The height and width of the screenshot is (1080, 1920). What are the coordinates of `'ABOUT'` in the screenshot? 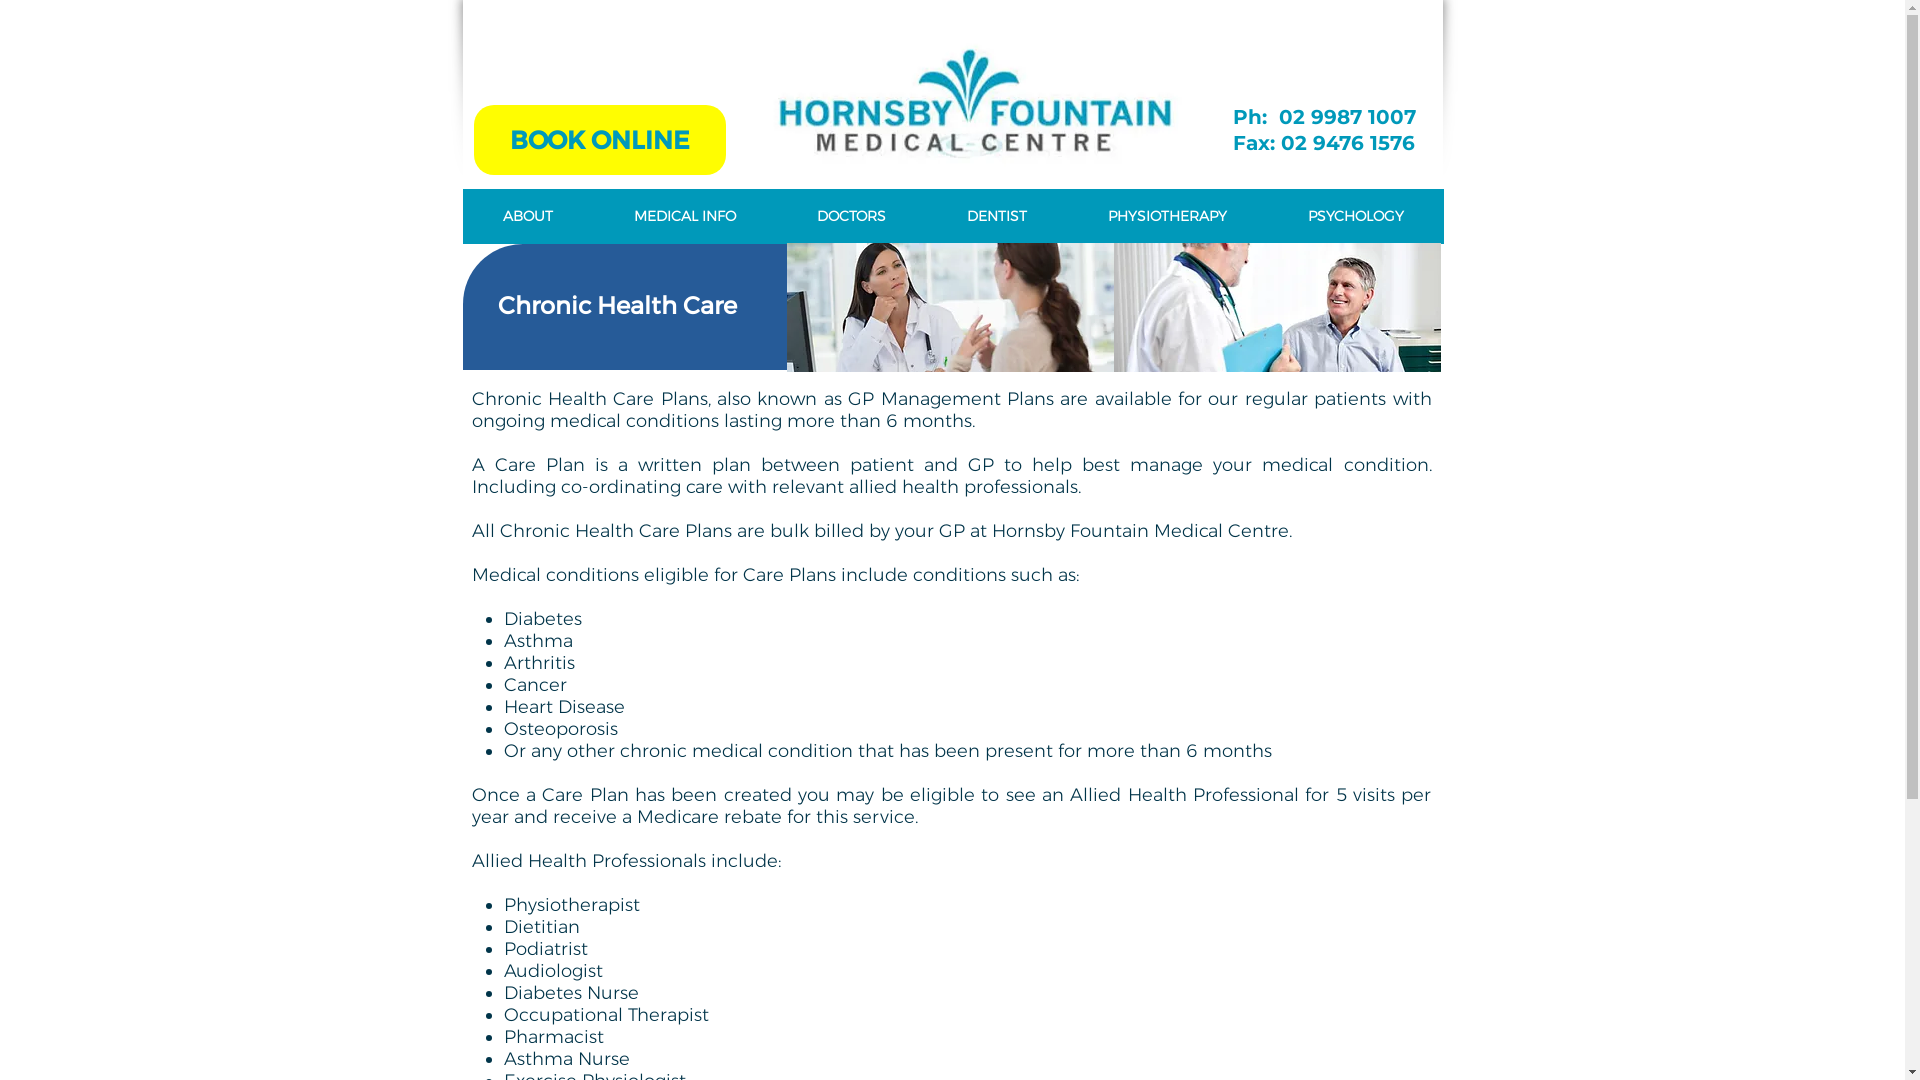 It's located at (527, 216).